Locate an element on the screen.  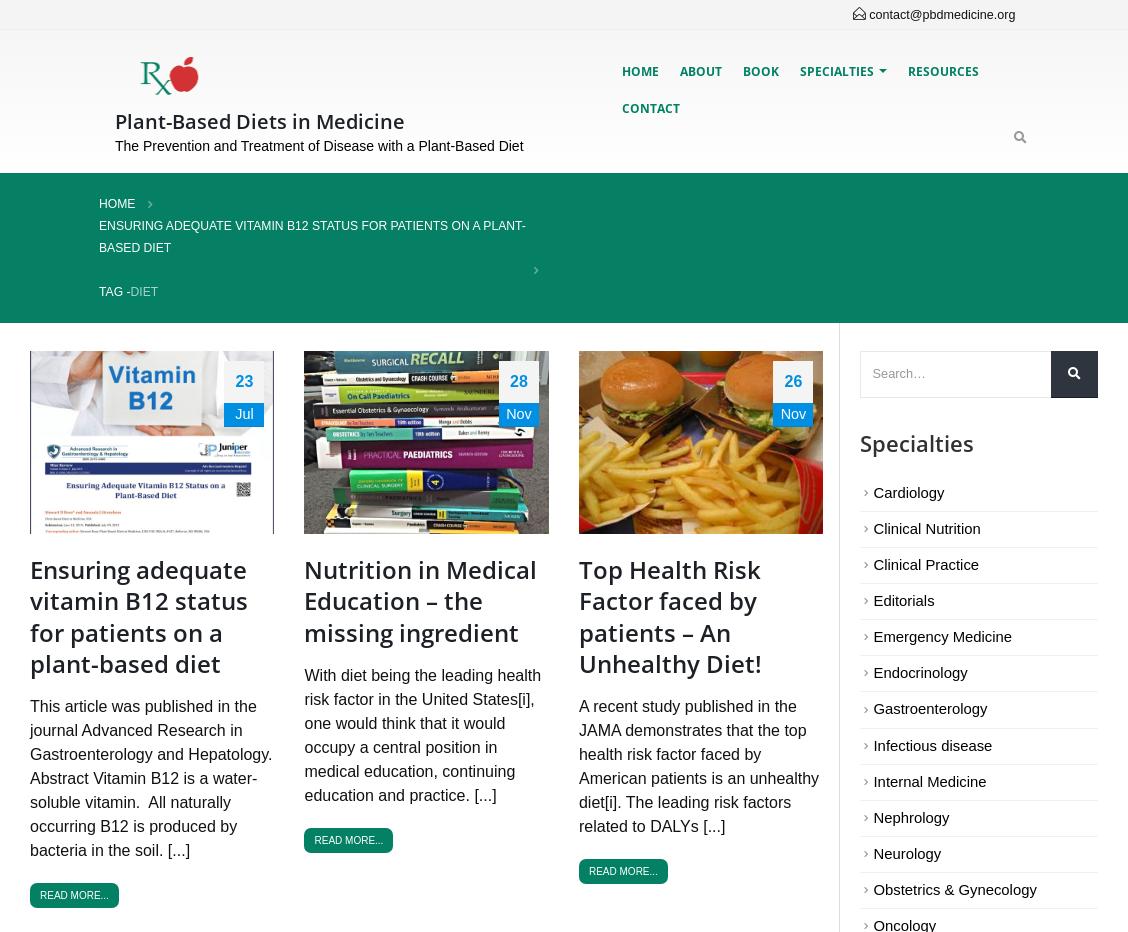
'Clinical Nutrition' is located at coordinates (926, 529).